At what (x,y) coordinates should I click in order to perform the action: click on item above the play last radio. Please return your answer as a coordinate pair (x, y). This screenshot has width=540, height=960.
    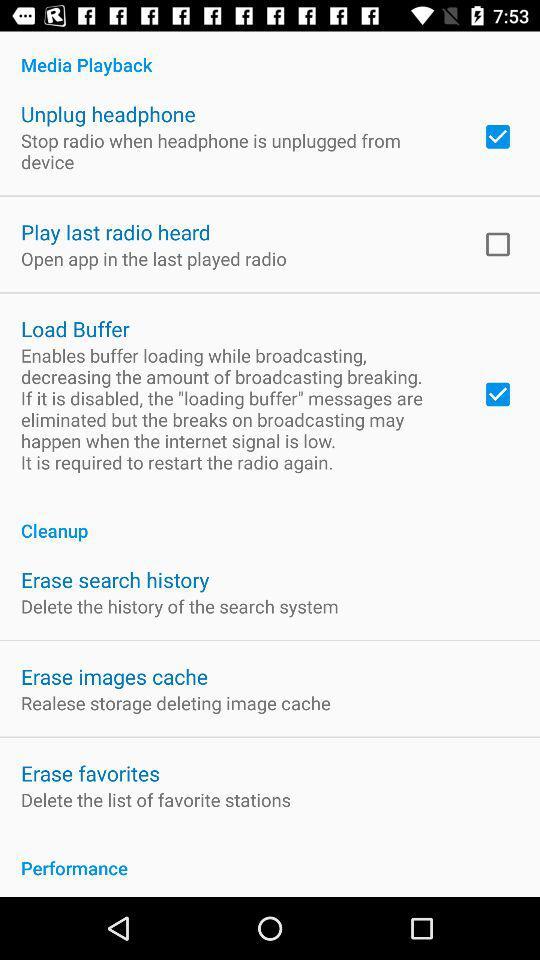
    Looking at the image, I should click on (238, 150).